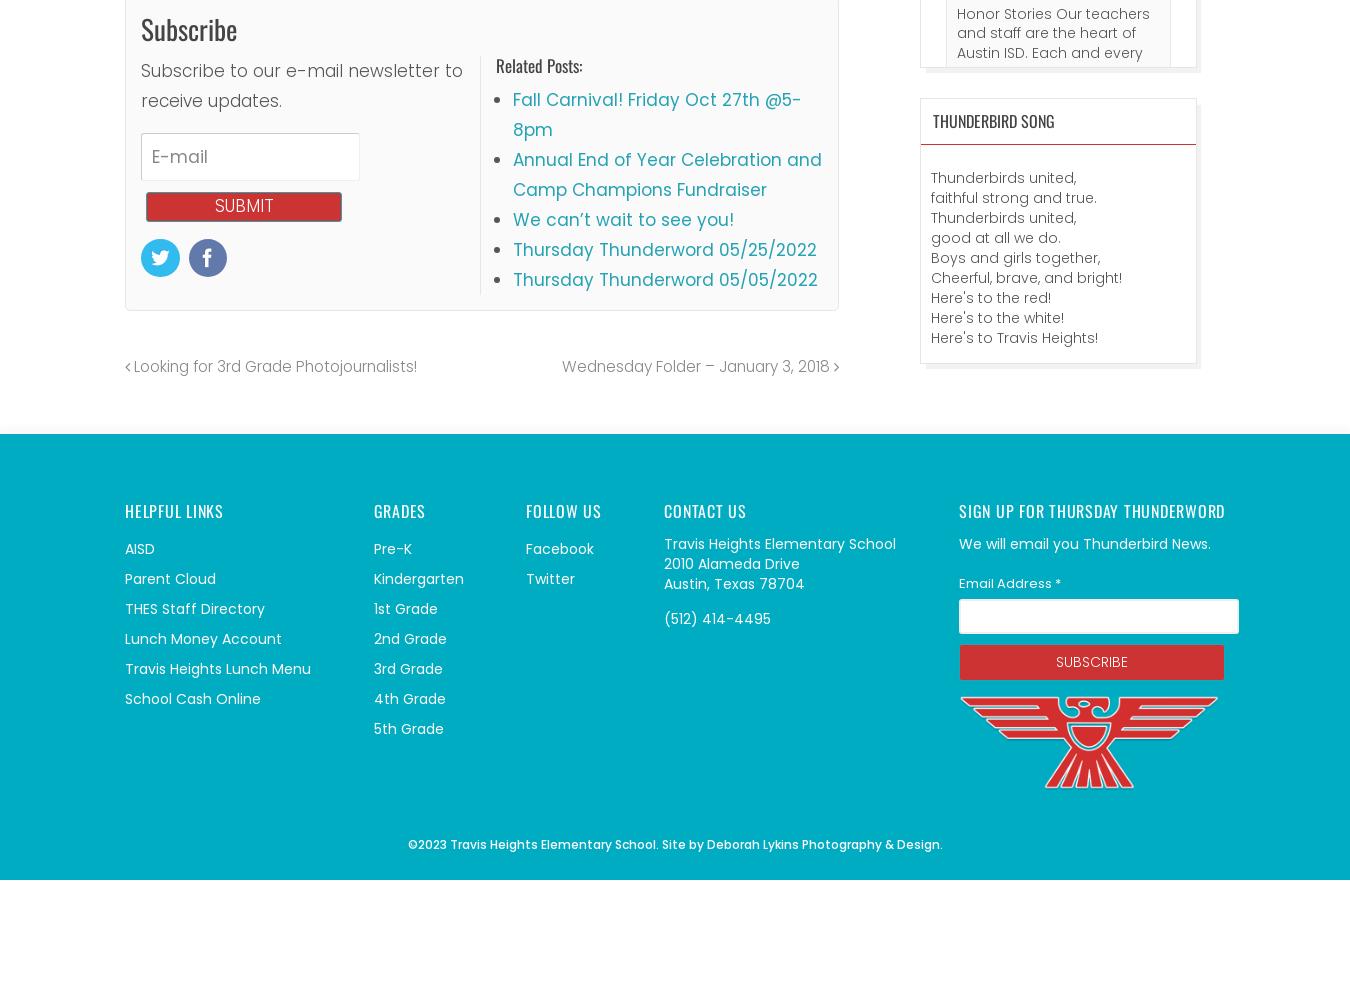 The image size is (1350, 1000). What do you see at coordinates (558, 548) in the screenshot?
I see `'Facebook'` at bounding box center [558, 548].